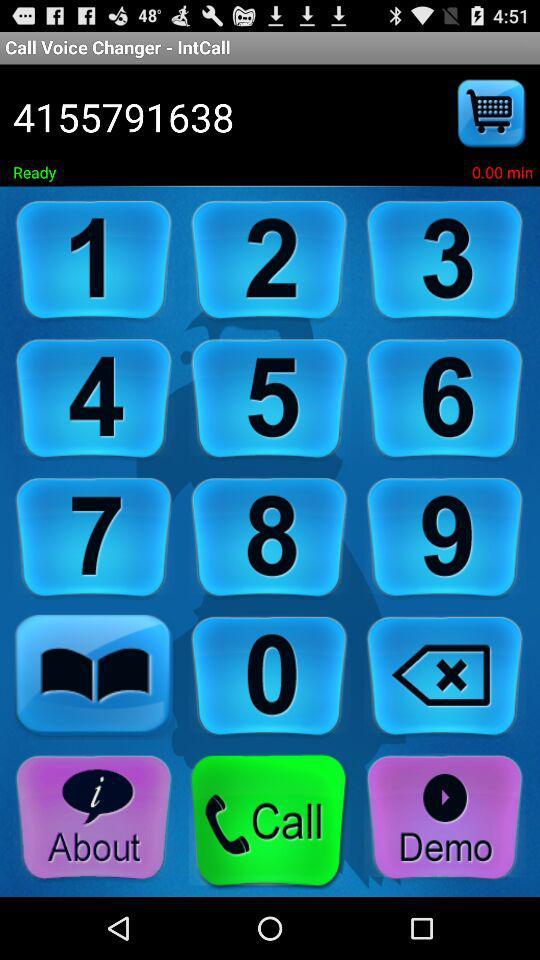 The height and width of the screenshot is (960, 540). Describe the element at coordinates (93, 818) in the screenshot. I see `about the app` at that location.